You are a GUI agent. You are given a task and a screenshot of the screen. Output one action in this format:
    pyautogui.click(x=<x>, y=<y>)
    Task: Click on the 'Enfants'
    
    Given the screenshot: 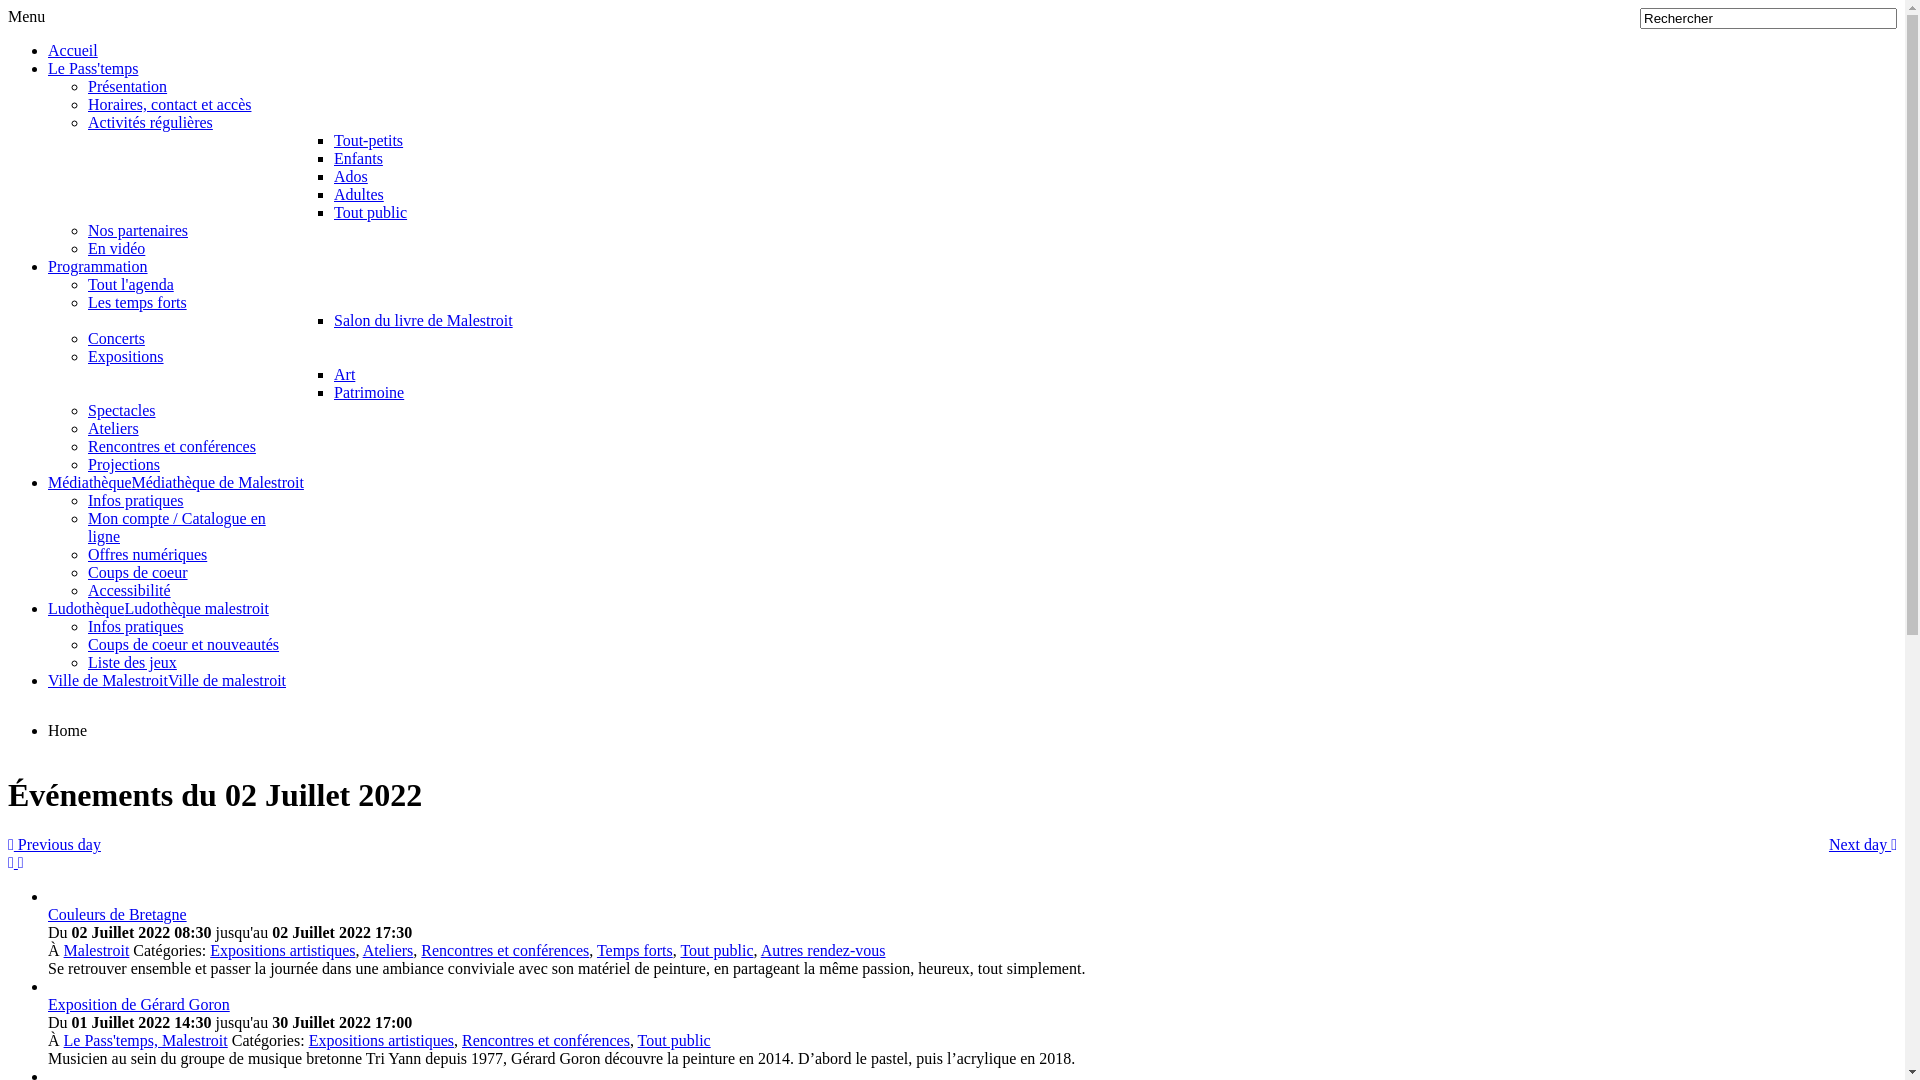 What is the action you would take?
    pyautogui.click(x=358, y=157)
    